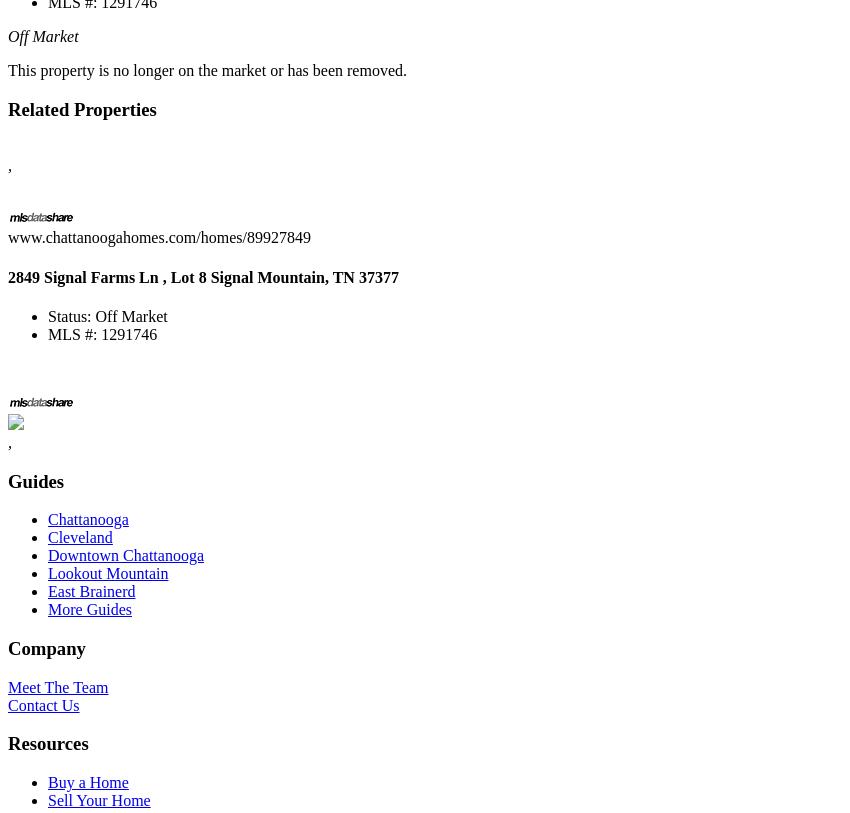  I want to click on 'Guides', so click(35, 480).